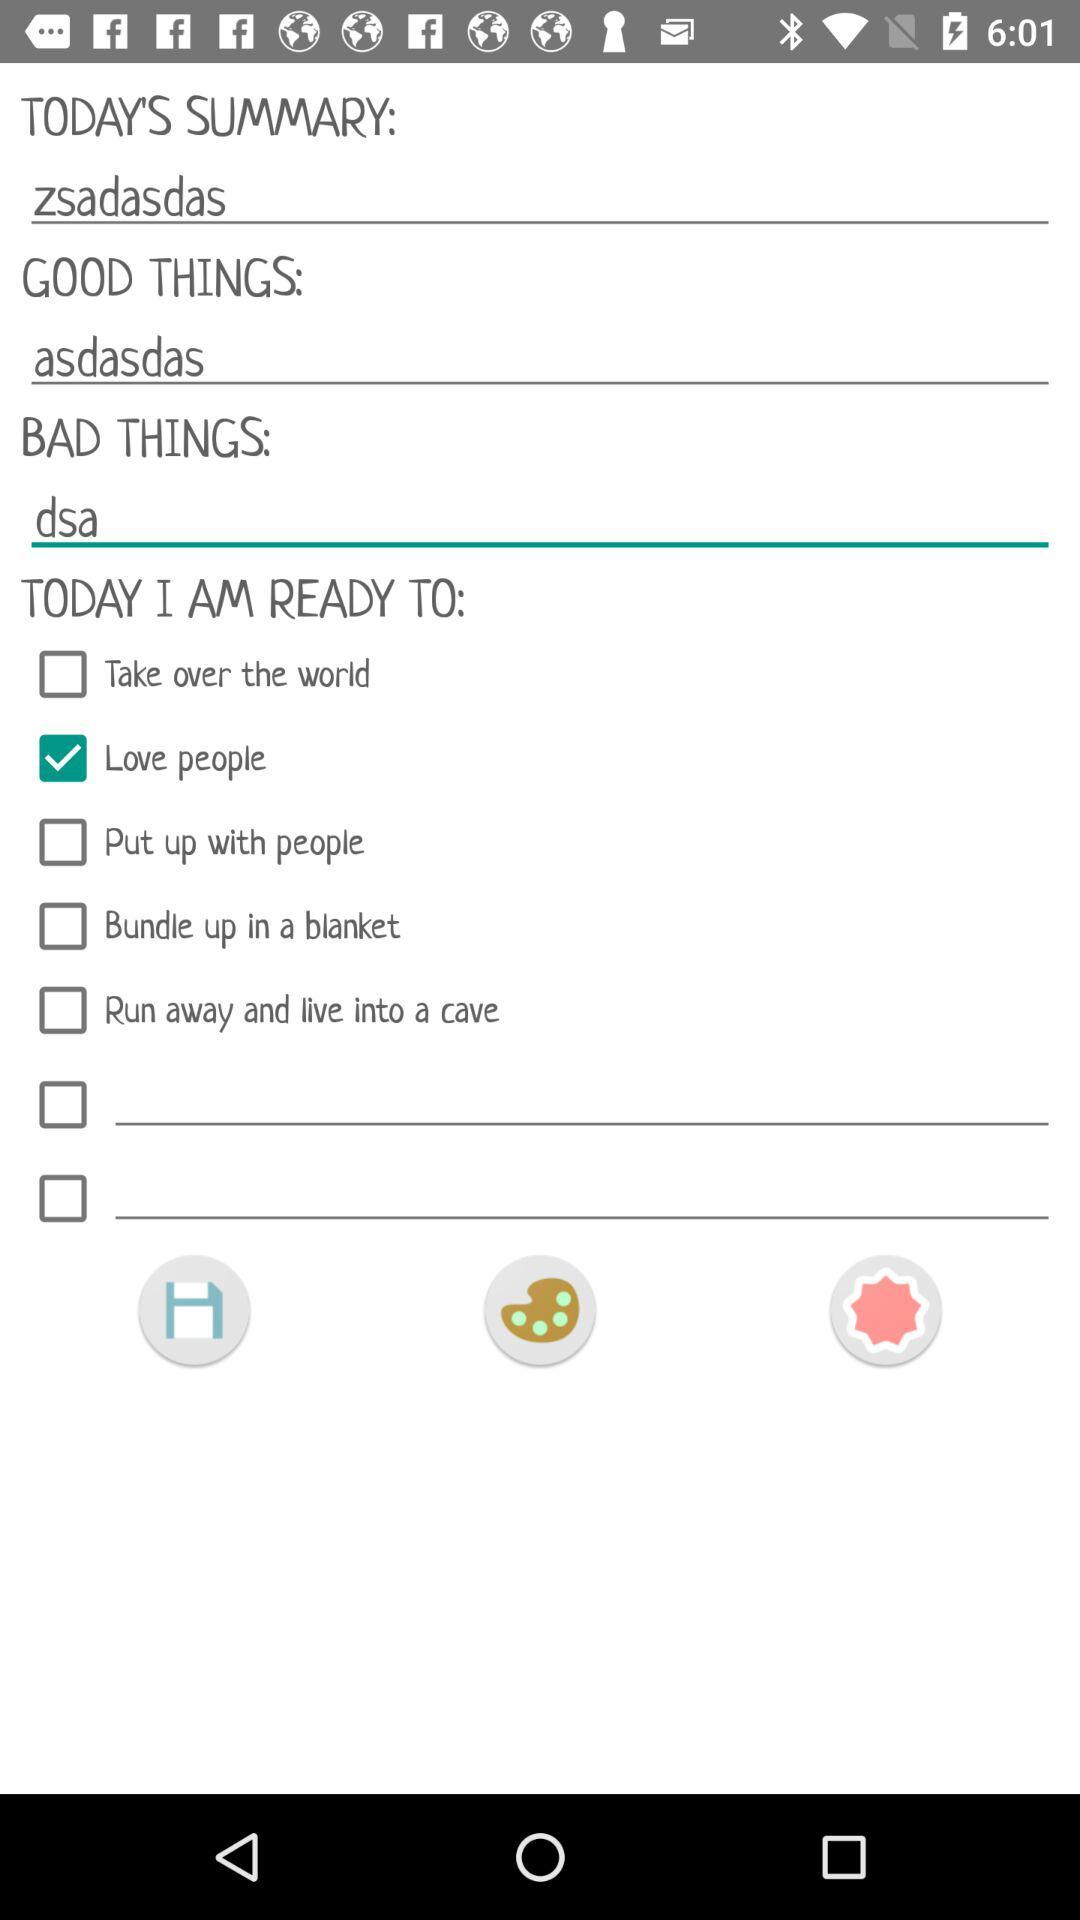 The width and height of the screenshot is (1080, 1920). Describe the element at coordinates (61, 1198) in the screenshot. I see `check off task` at that location.